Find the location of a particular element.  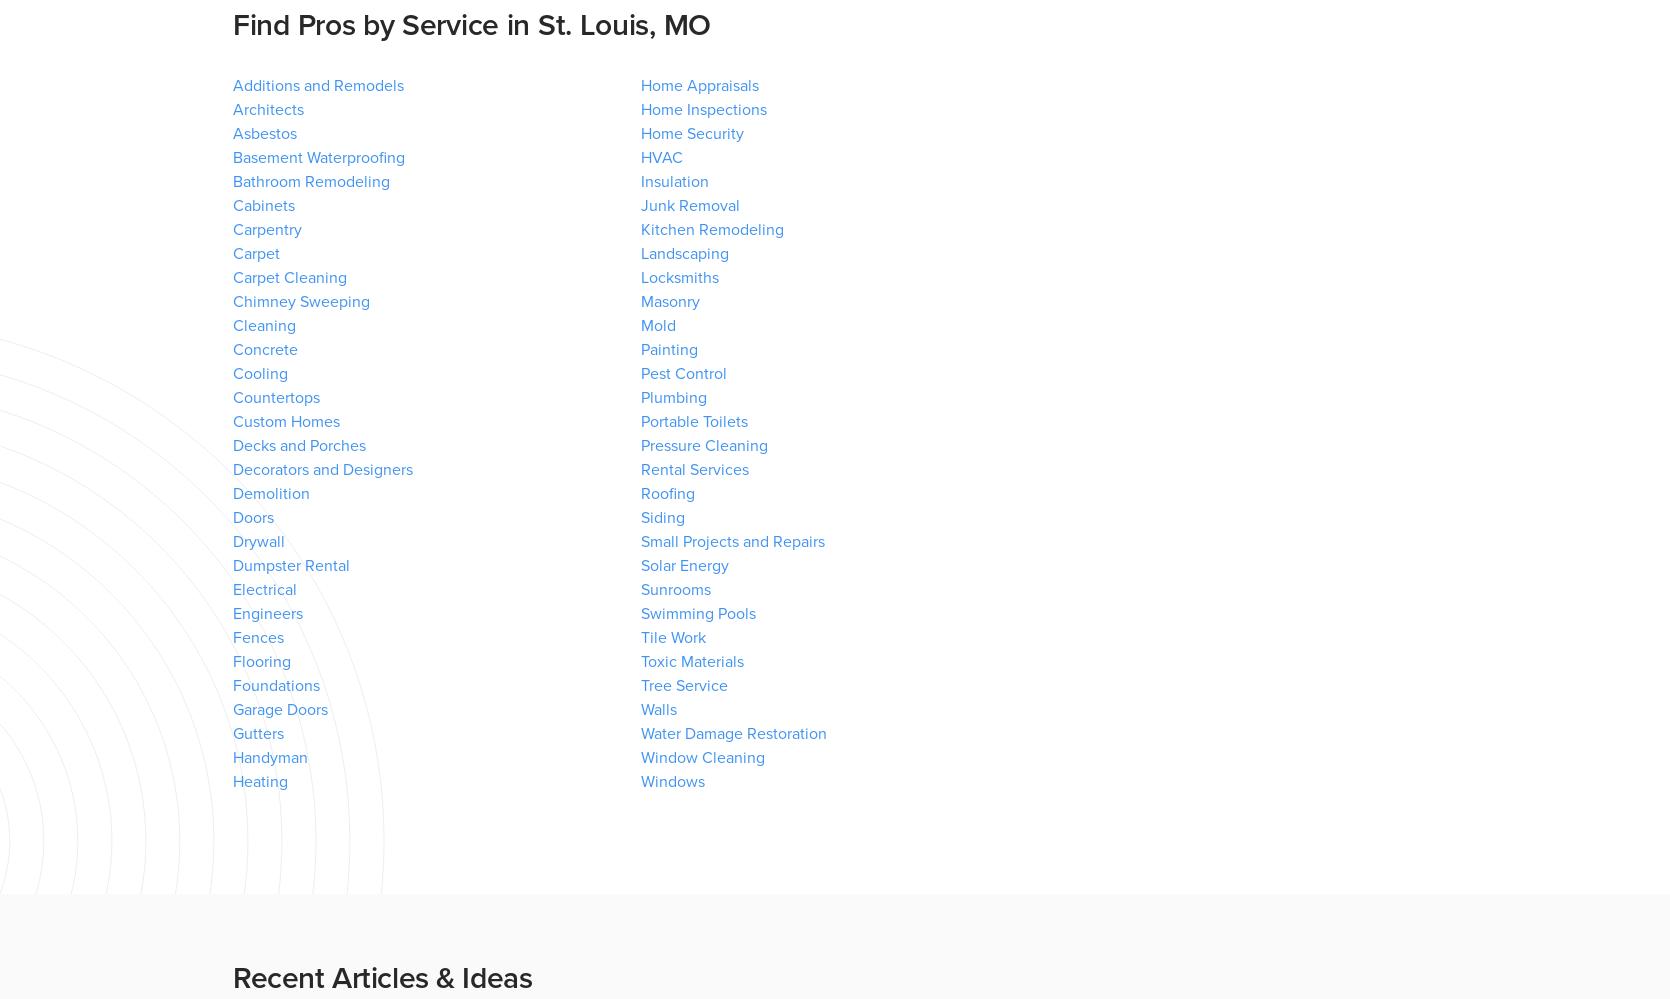

'Additions and Remodels' is located at coordinates (317, 85).